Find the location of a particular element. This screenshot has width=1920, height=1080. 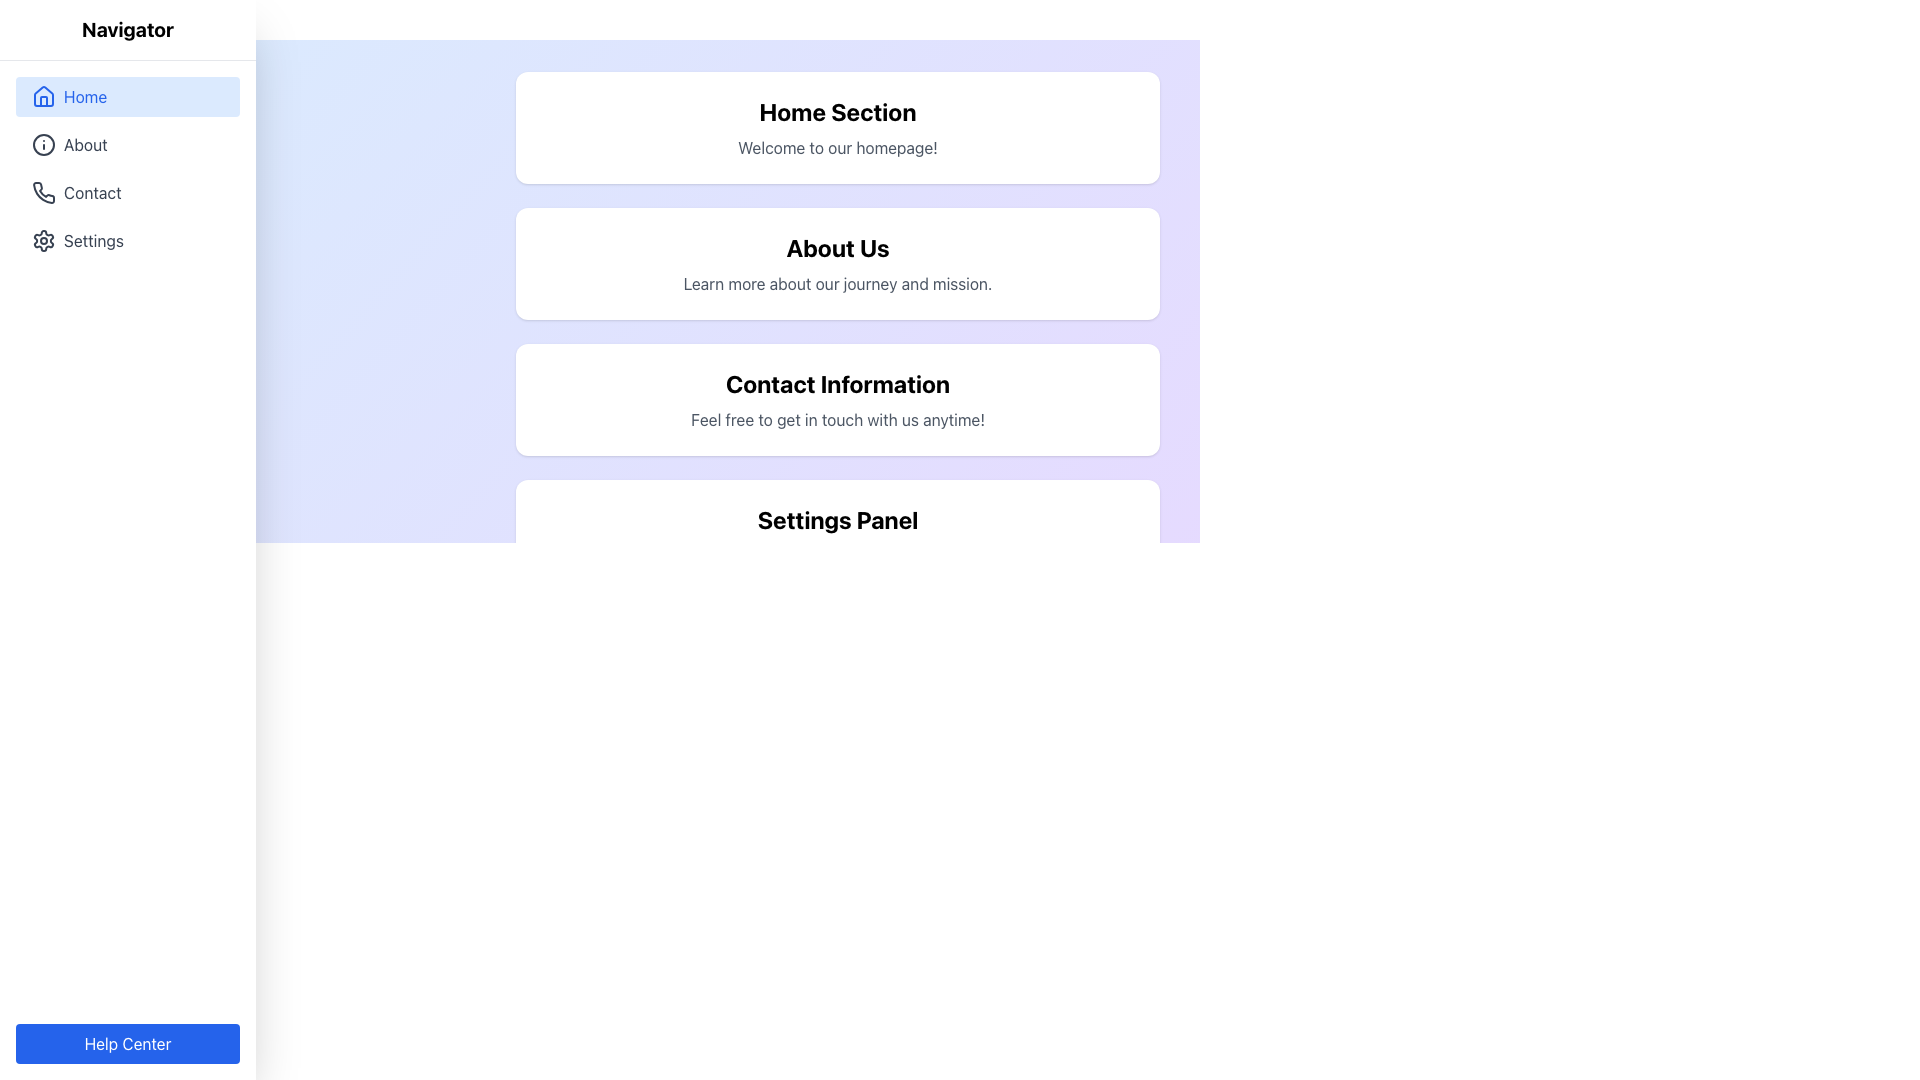

the static text element providing additional information related to the 'Contact Information' section, which is positioned directly below the 'Contact Information' heading is located at coordinates (838, 419).